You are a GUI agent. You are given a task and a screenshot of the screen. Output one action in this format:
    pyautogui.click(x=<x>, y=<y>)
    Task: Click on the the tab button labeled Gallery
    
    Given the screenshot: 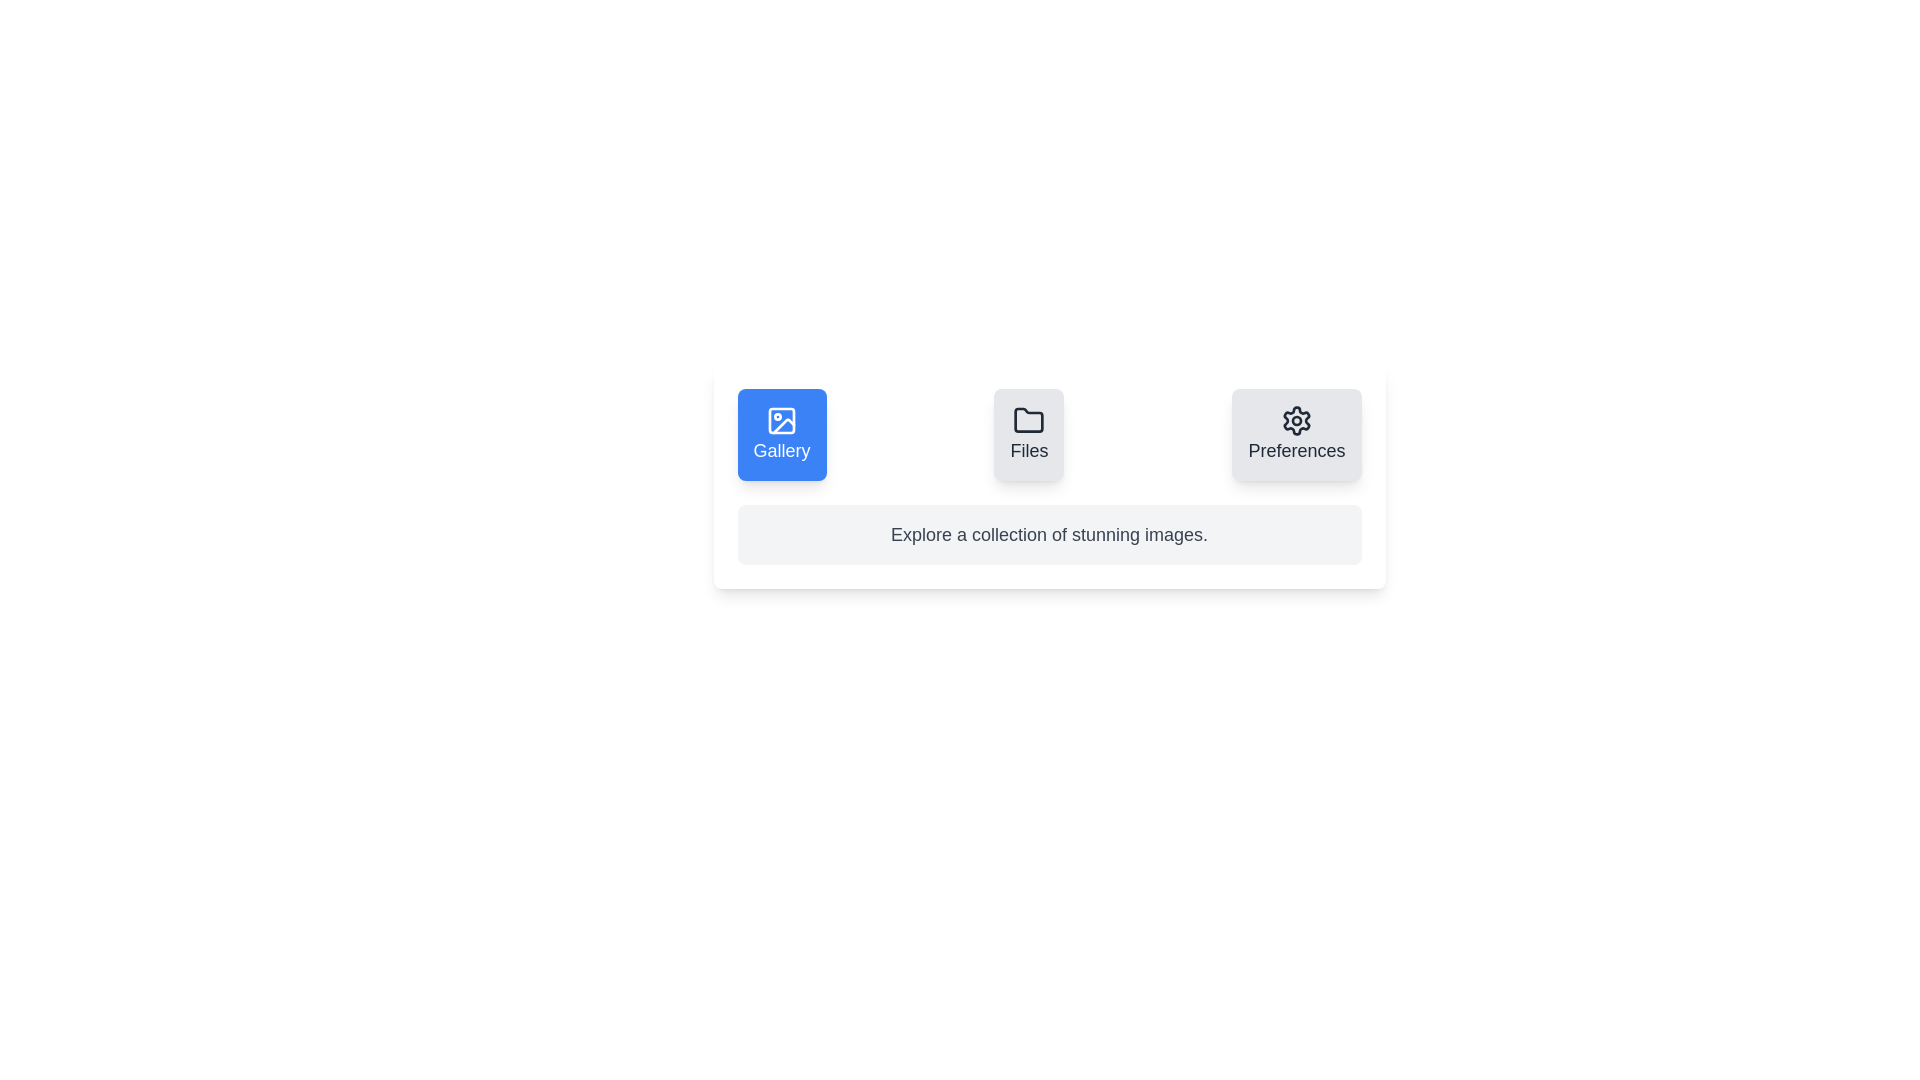 What is the action you would take?
    pyautogui.click(x=781, y=434)
    